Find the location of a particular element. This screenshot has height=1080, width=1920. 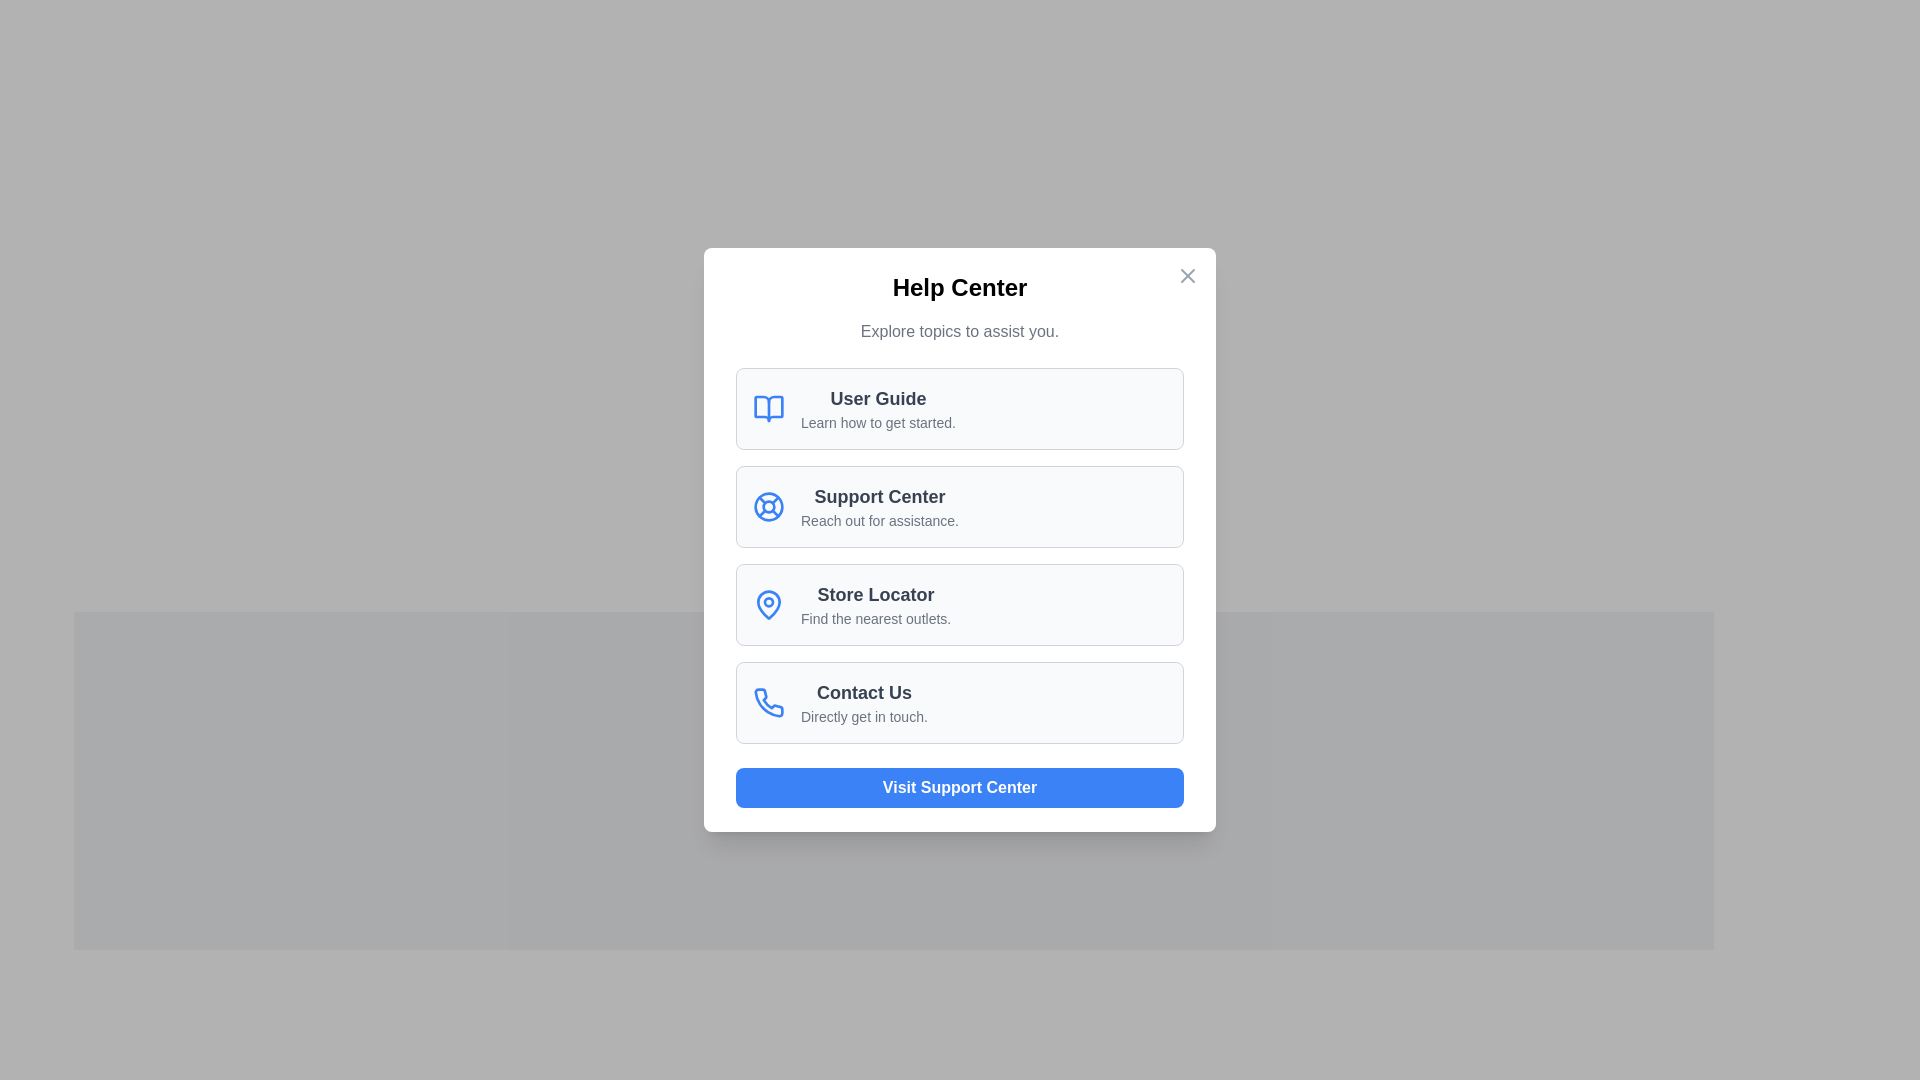

the text label that says 'Find the nearest outlets.' located below the title 'Store Locator' in the modal window is located at coordinates (876, 617).